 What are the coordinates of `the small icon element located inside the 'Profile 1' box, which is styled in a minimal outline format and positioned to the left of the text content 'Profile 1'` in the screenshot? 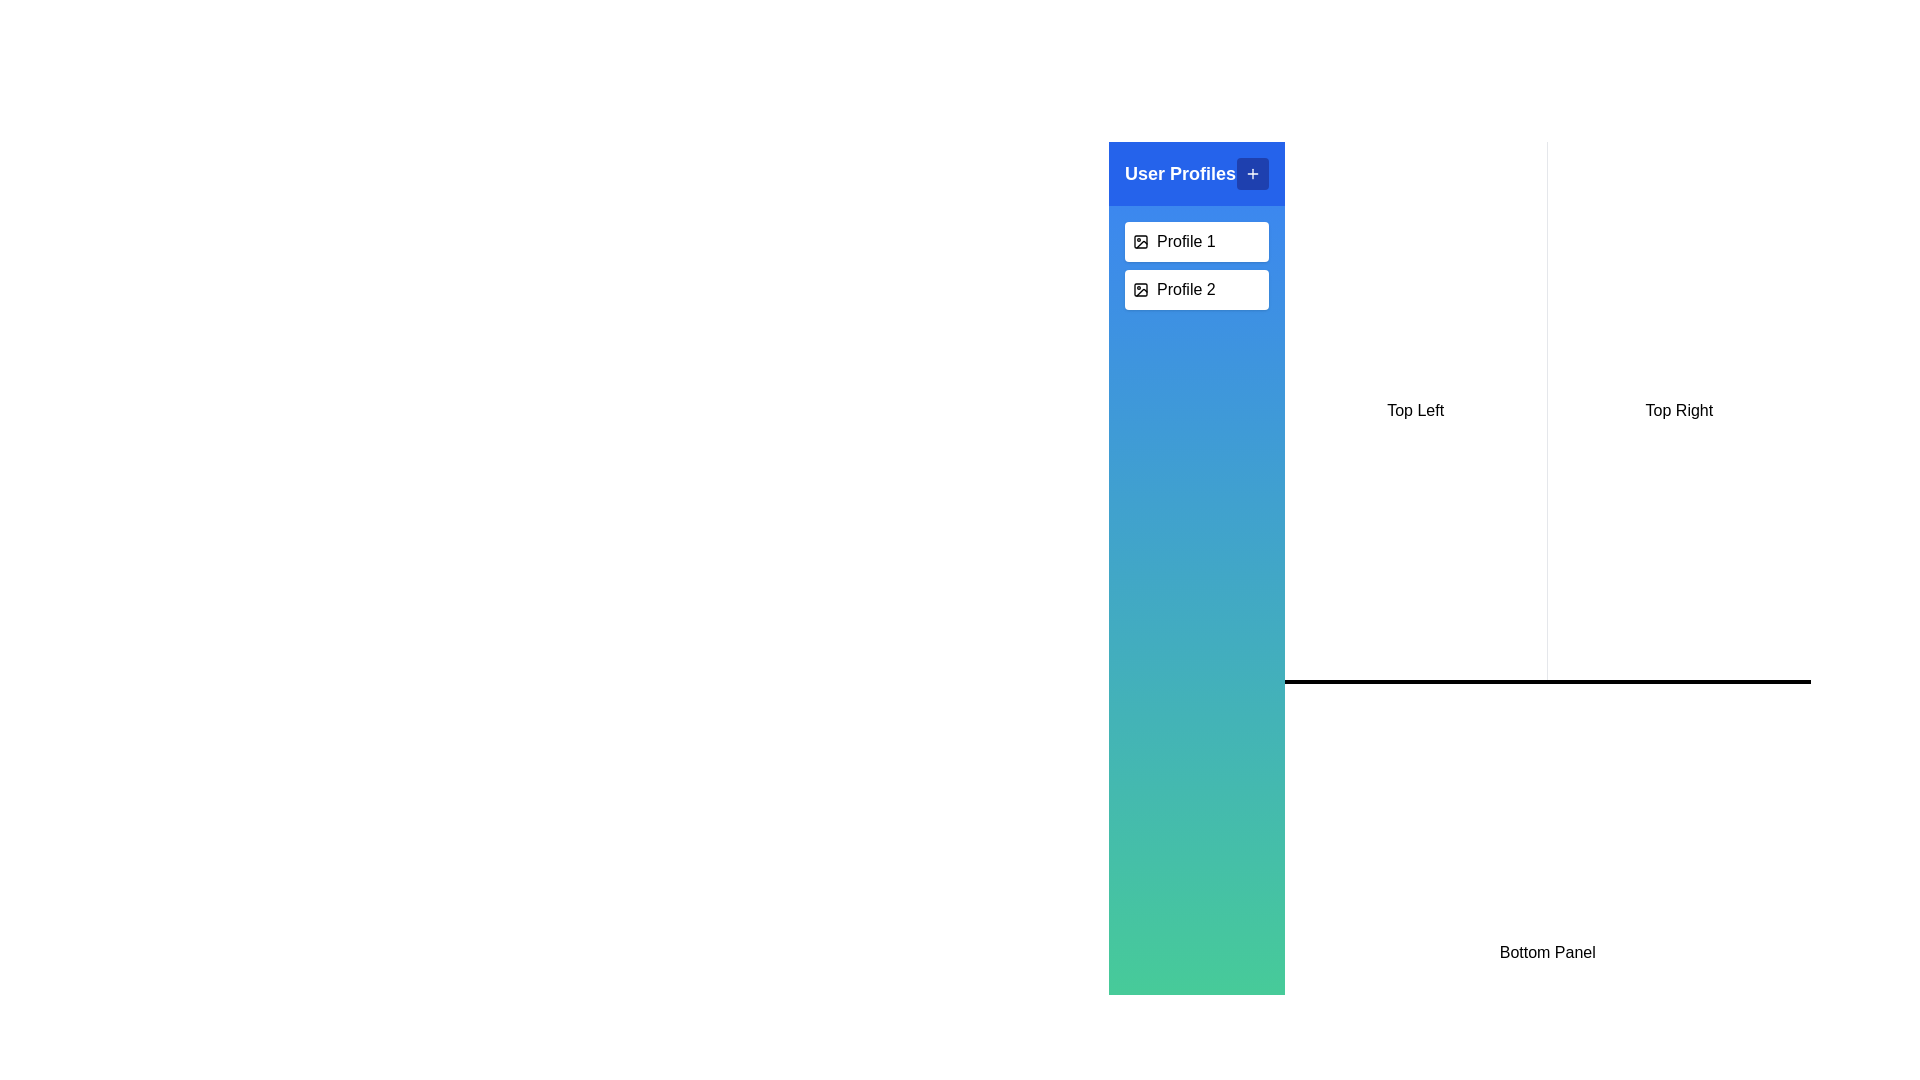 It's located at (1141, 241).